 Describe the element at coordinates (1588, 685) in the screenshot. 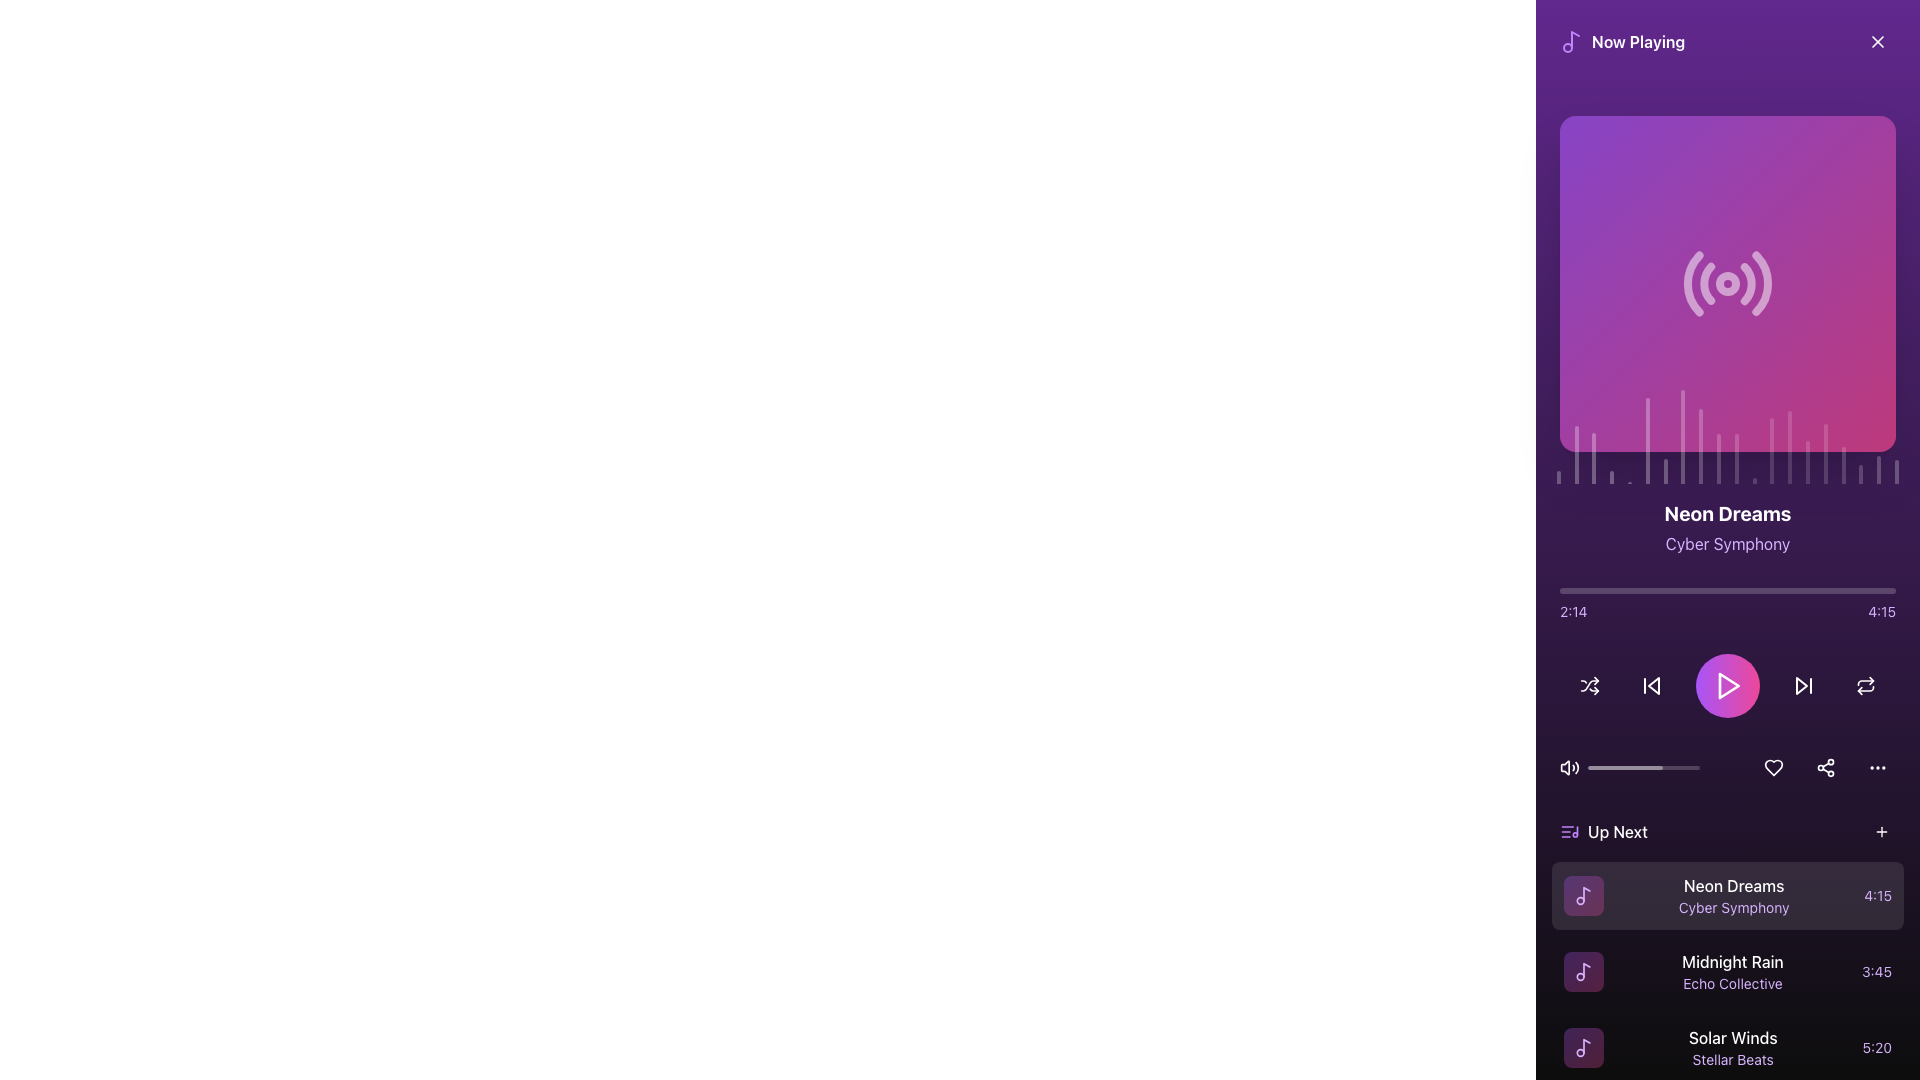

I see `the shuffle button represented by an icon of two interlinked arrows with a white stroke on a dark purple background, located as the first icon from the left in the bottom control row` at that location.